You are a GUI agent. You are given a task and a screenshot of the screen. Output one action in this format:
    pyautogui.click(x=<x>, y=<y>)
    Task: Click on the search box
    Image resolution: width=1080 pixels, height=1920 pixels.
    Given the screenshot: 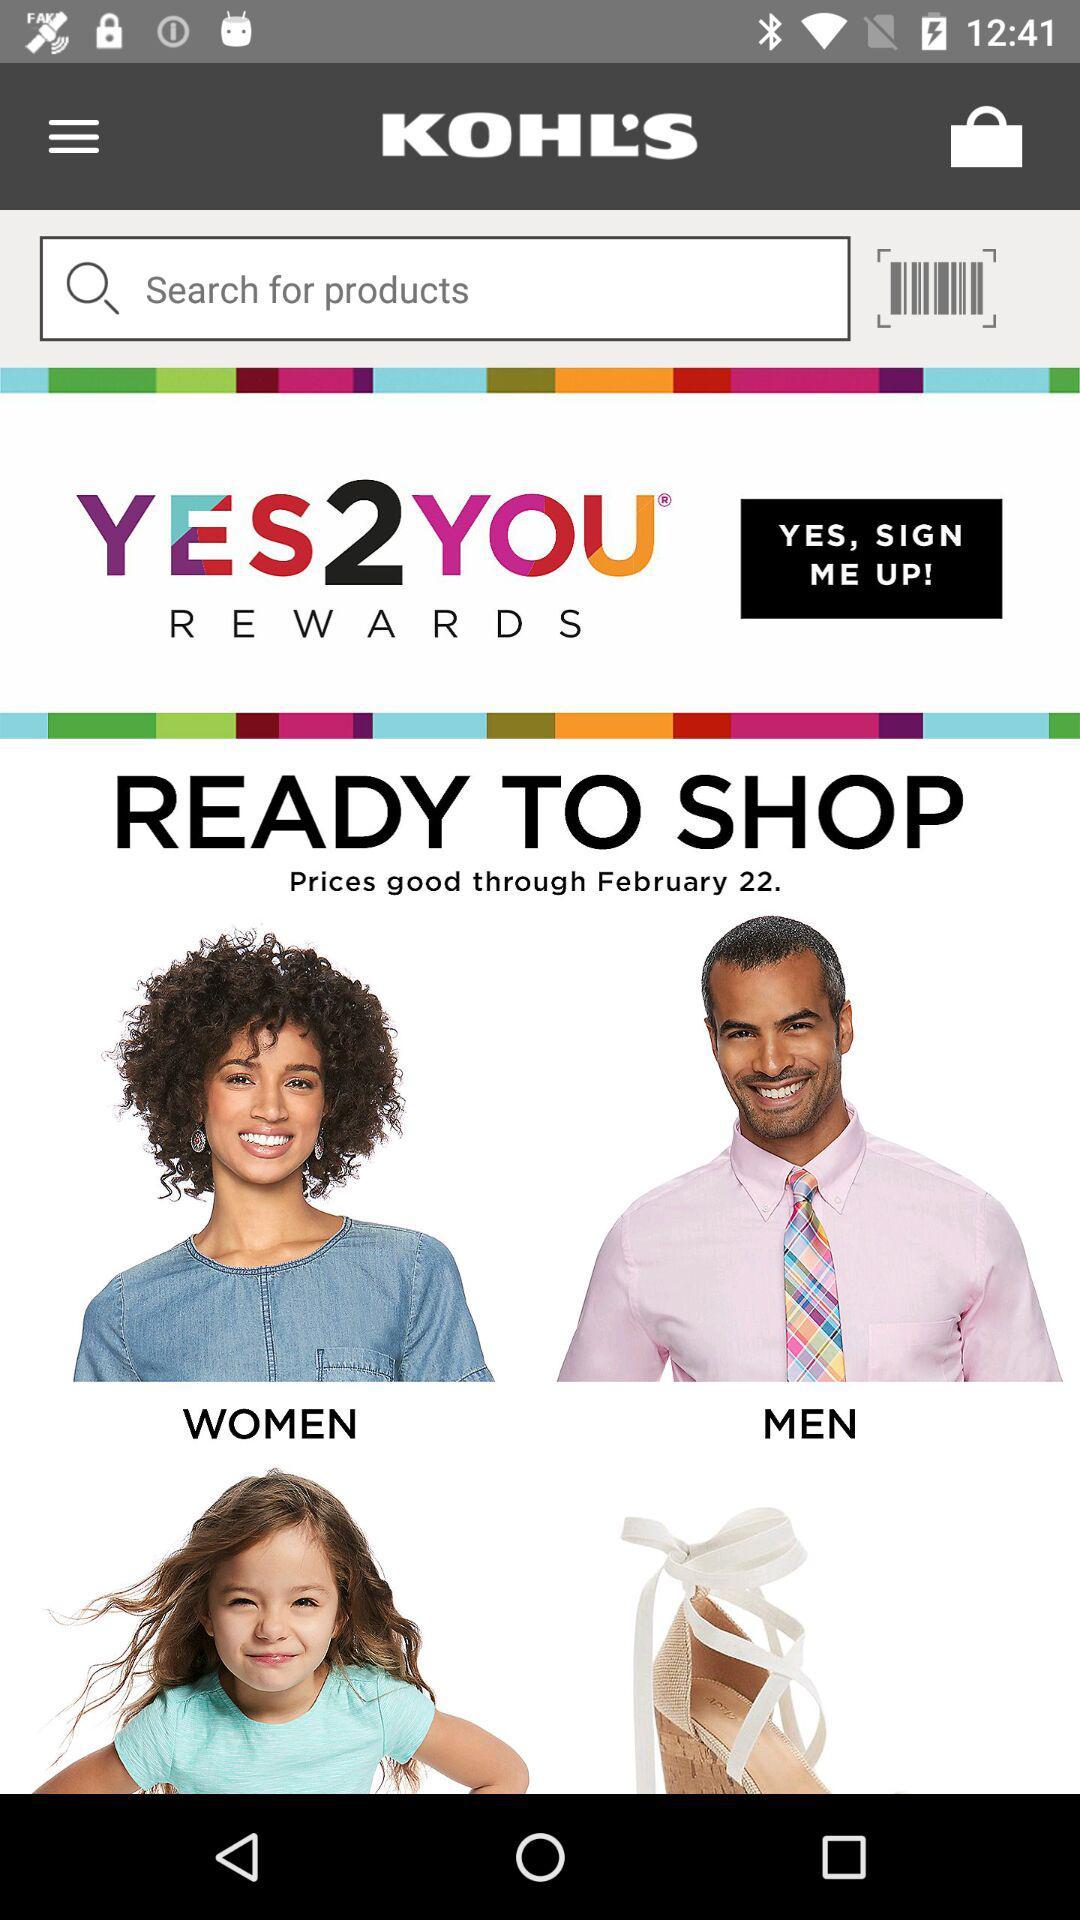 What is the action you would take?
    pyautogui.click(x=444, y=287)
    